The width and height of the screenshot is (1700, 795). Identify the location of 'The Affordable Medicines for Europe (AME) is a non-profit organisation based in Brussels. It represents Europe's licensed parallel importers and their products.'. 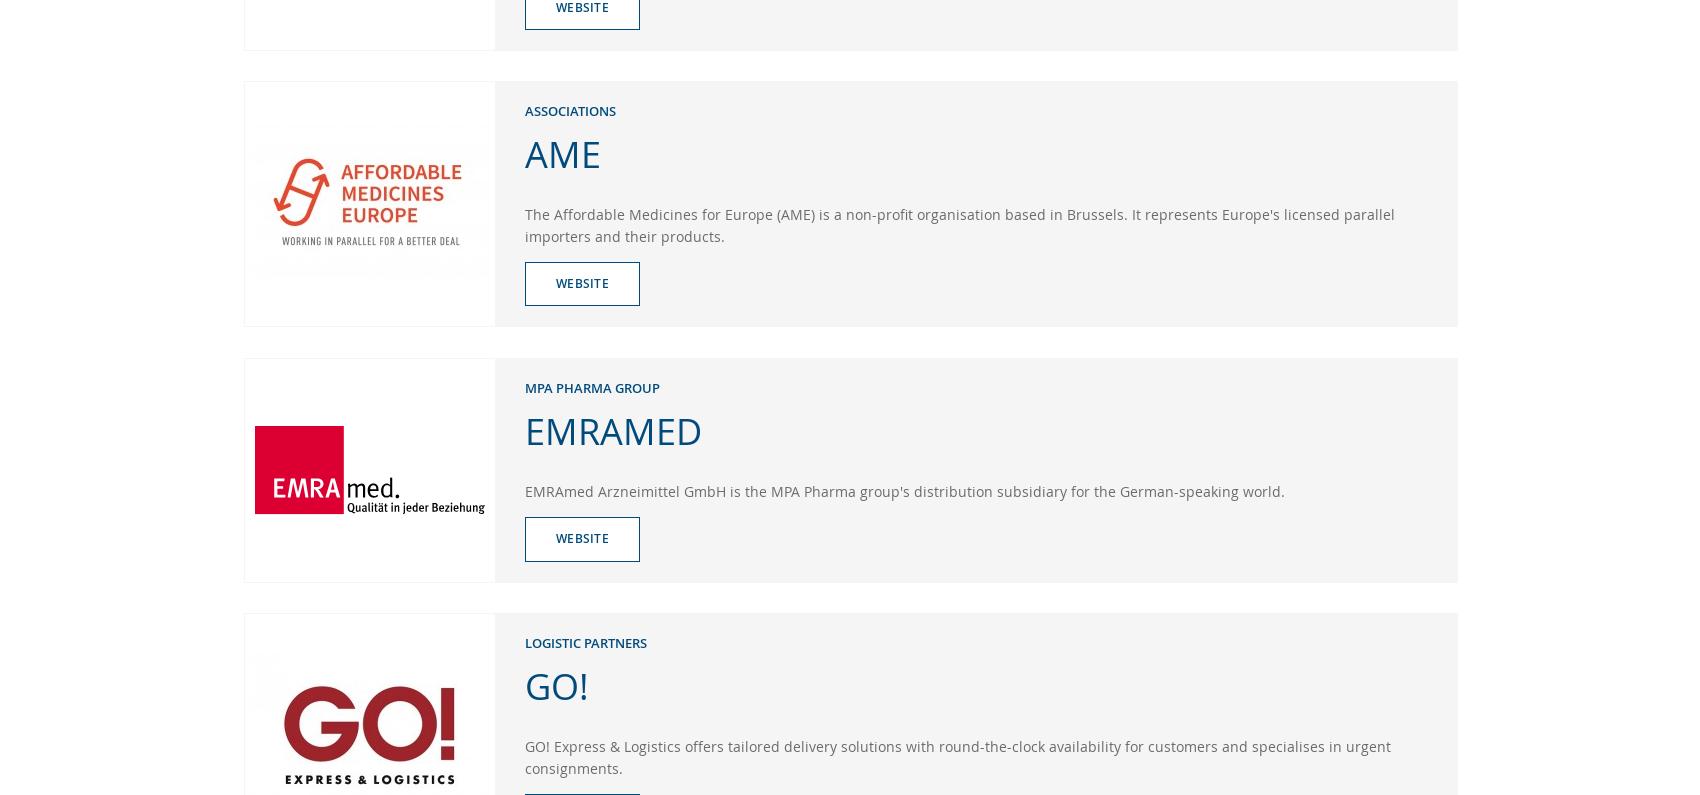
(958, 224).